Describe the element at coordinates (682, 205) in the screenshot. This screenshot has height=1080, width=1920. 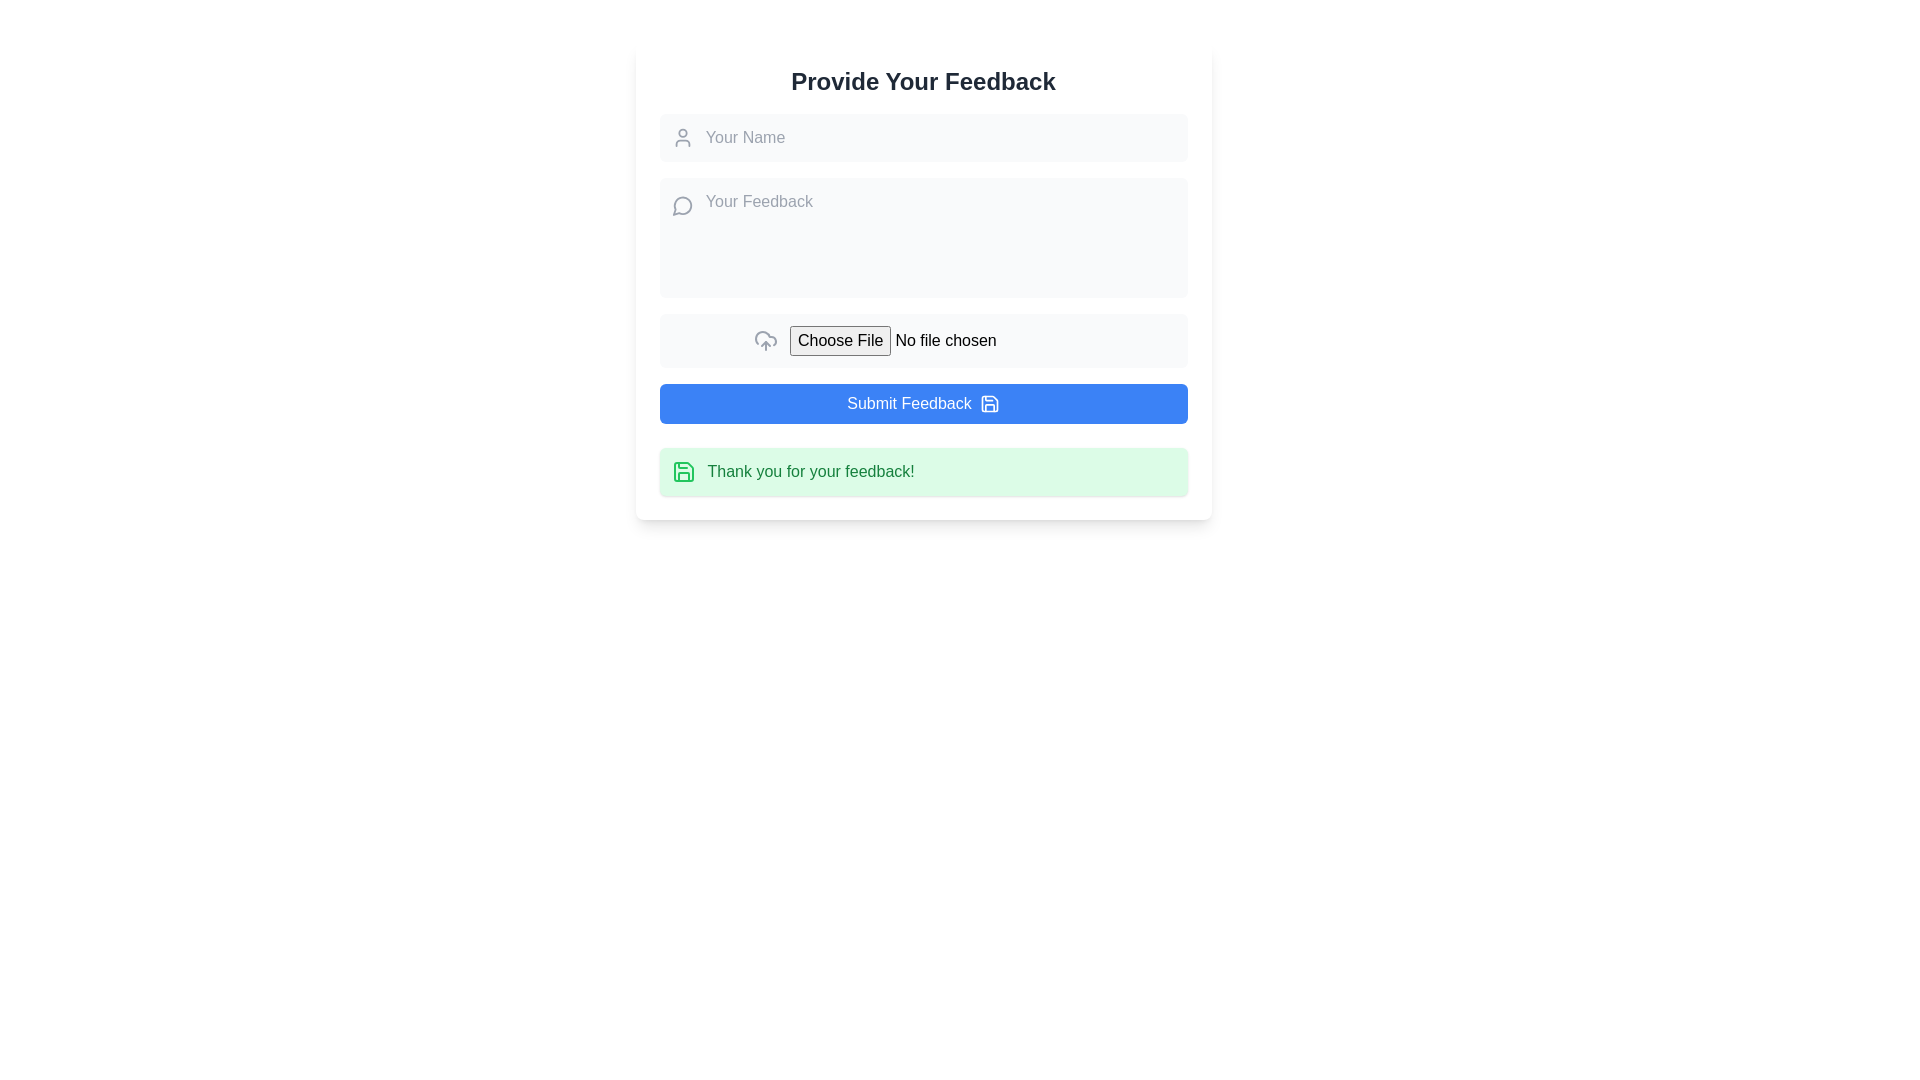
I see `the speech bubble icon with a gray color and thin rounded border, located near the placeholder text 'Your Feedback'` at that location.